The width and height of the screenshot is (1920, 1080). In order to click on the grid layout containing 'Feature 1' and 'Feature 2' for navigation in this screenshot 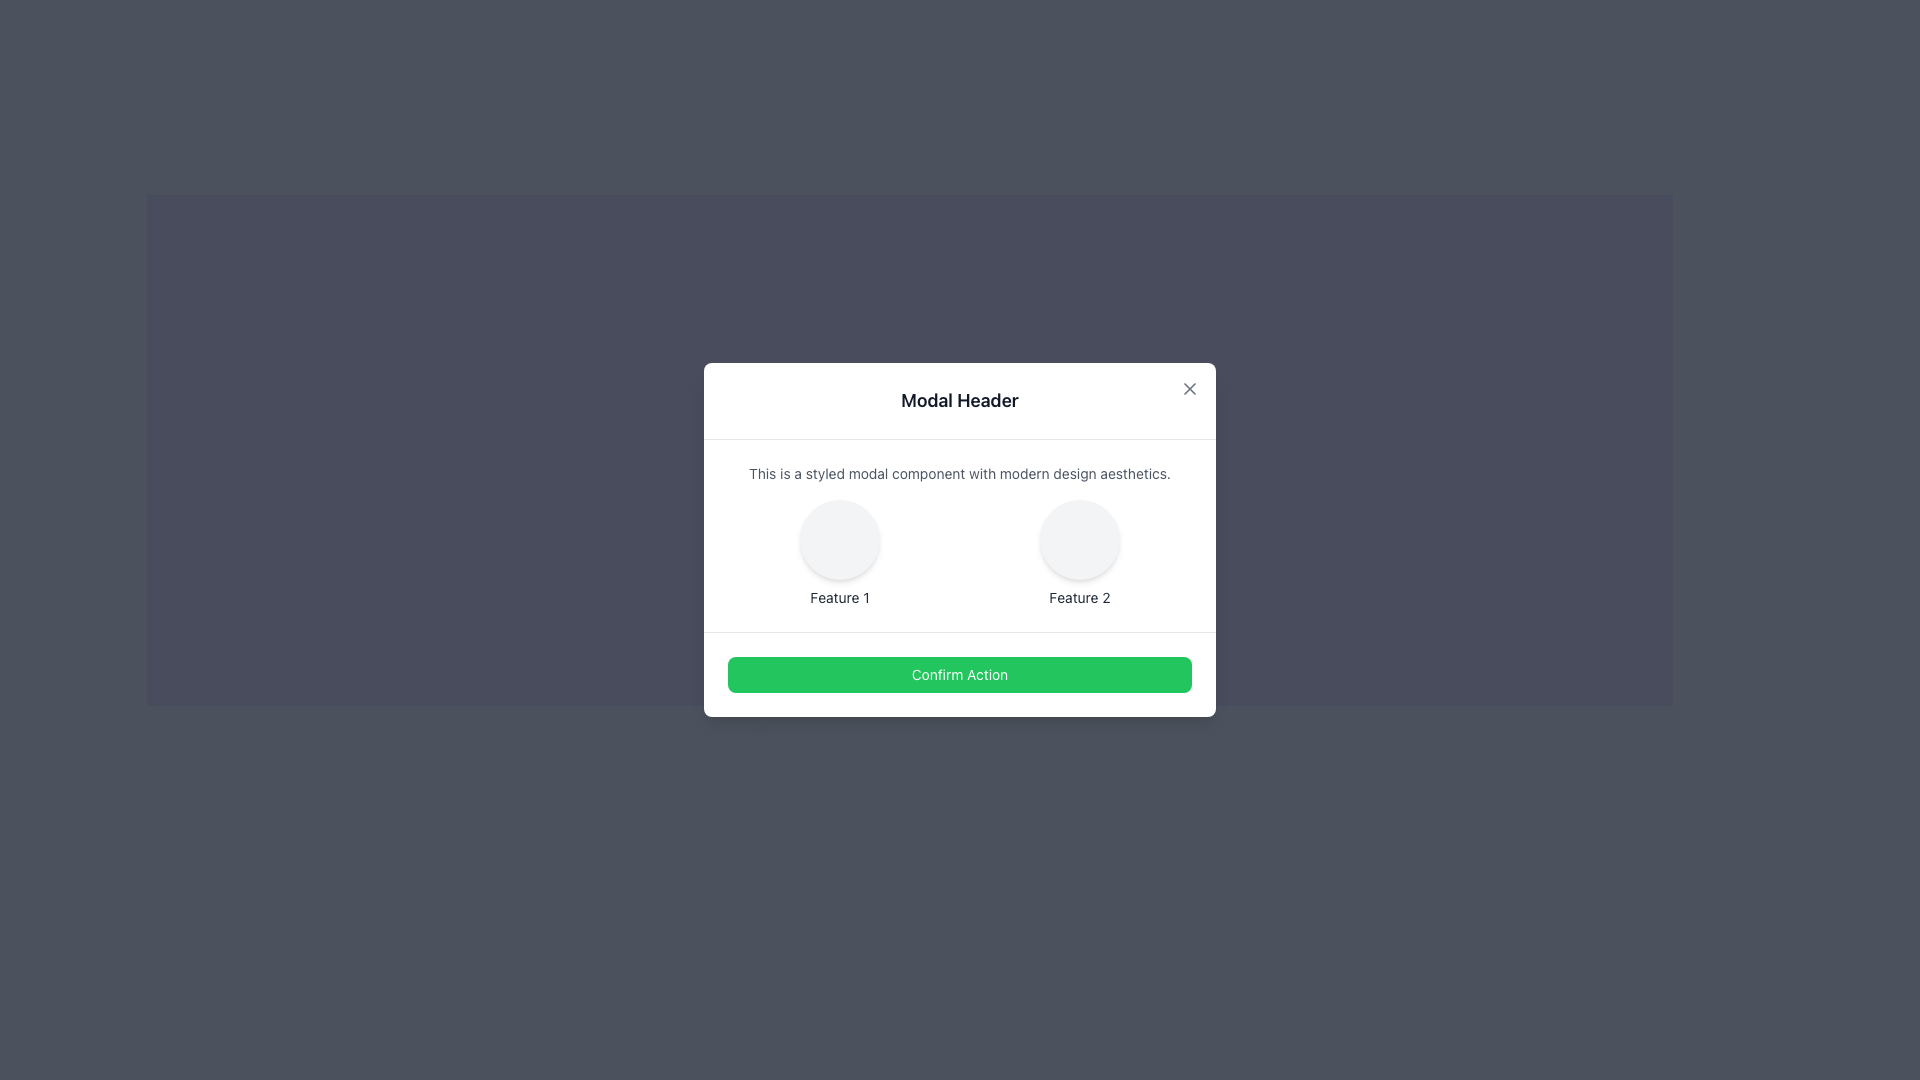, I will do `click(960, 554)`.